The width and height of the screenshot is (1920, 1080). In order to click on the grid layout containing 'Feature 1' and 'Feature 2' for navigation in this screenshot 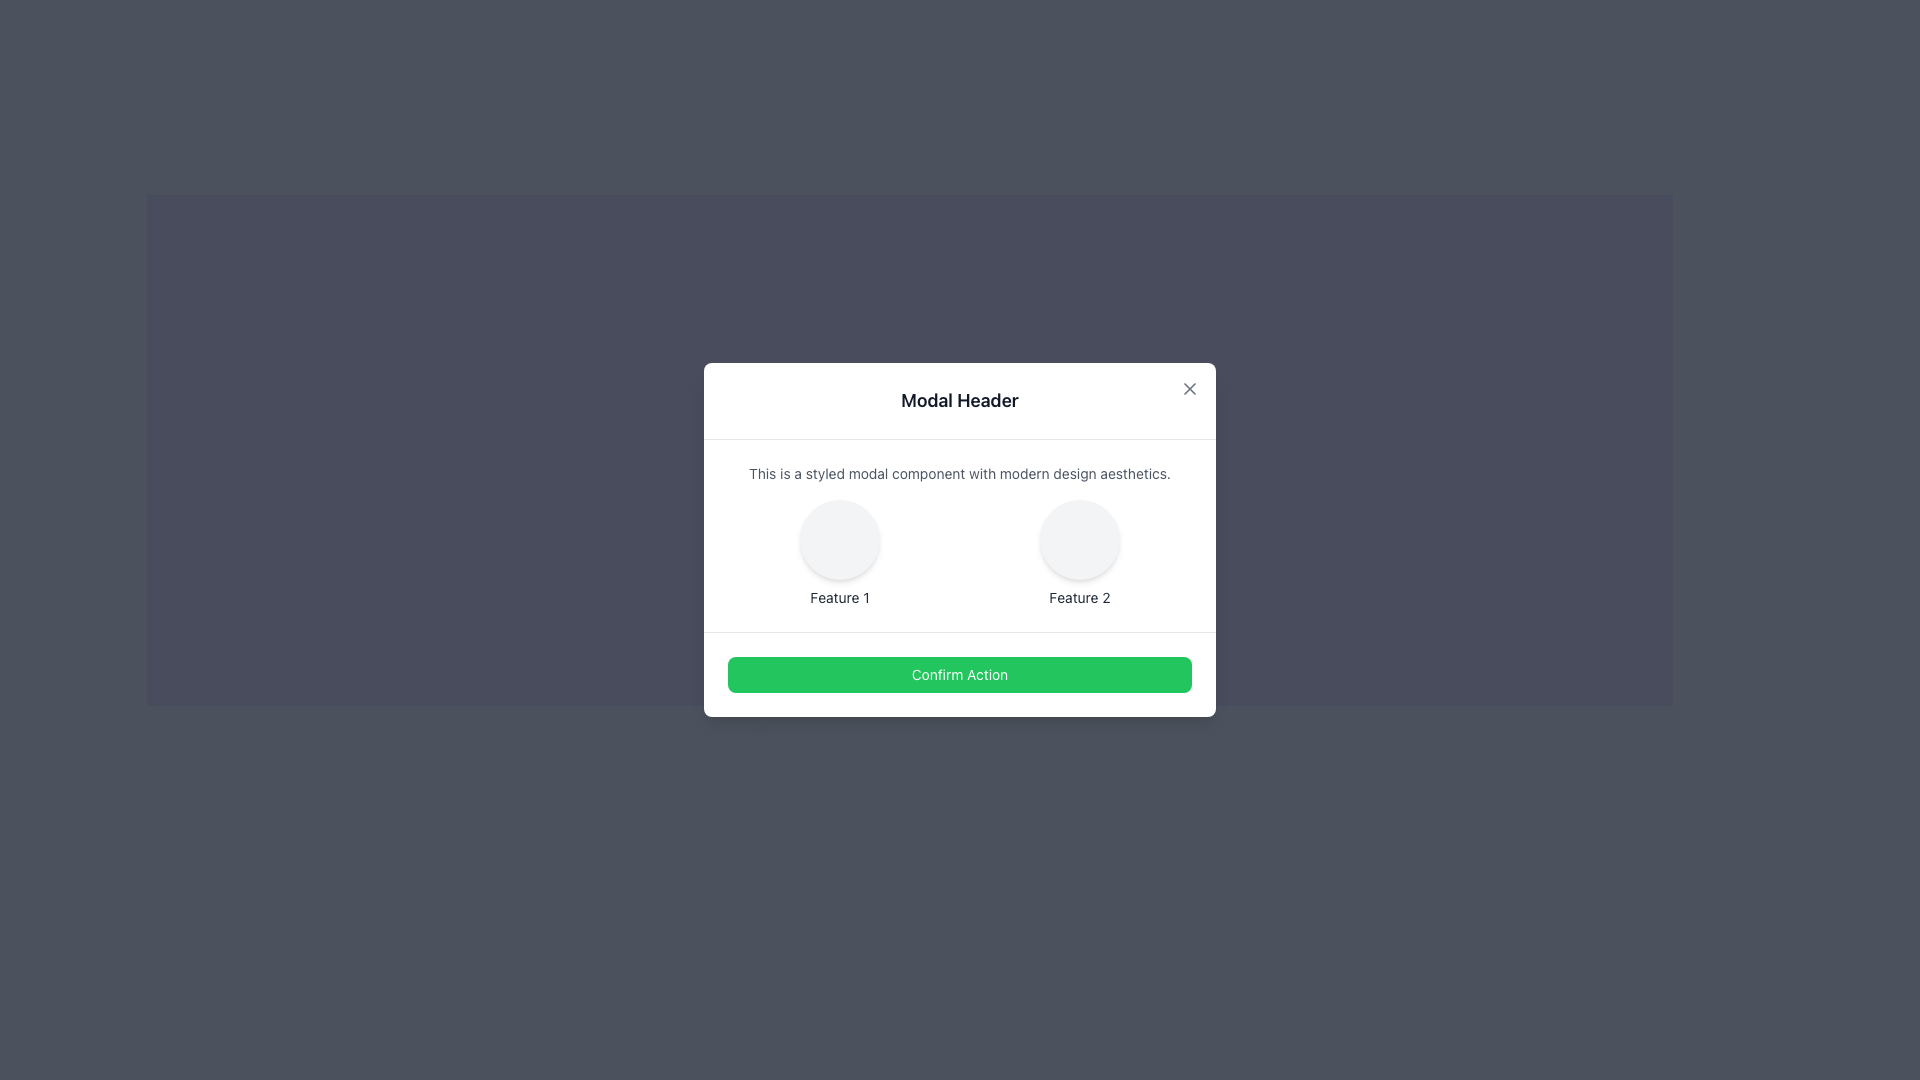, I will do `click(960, 554)`.